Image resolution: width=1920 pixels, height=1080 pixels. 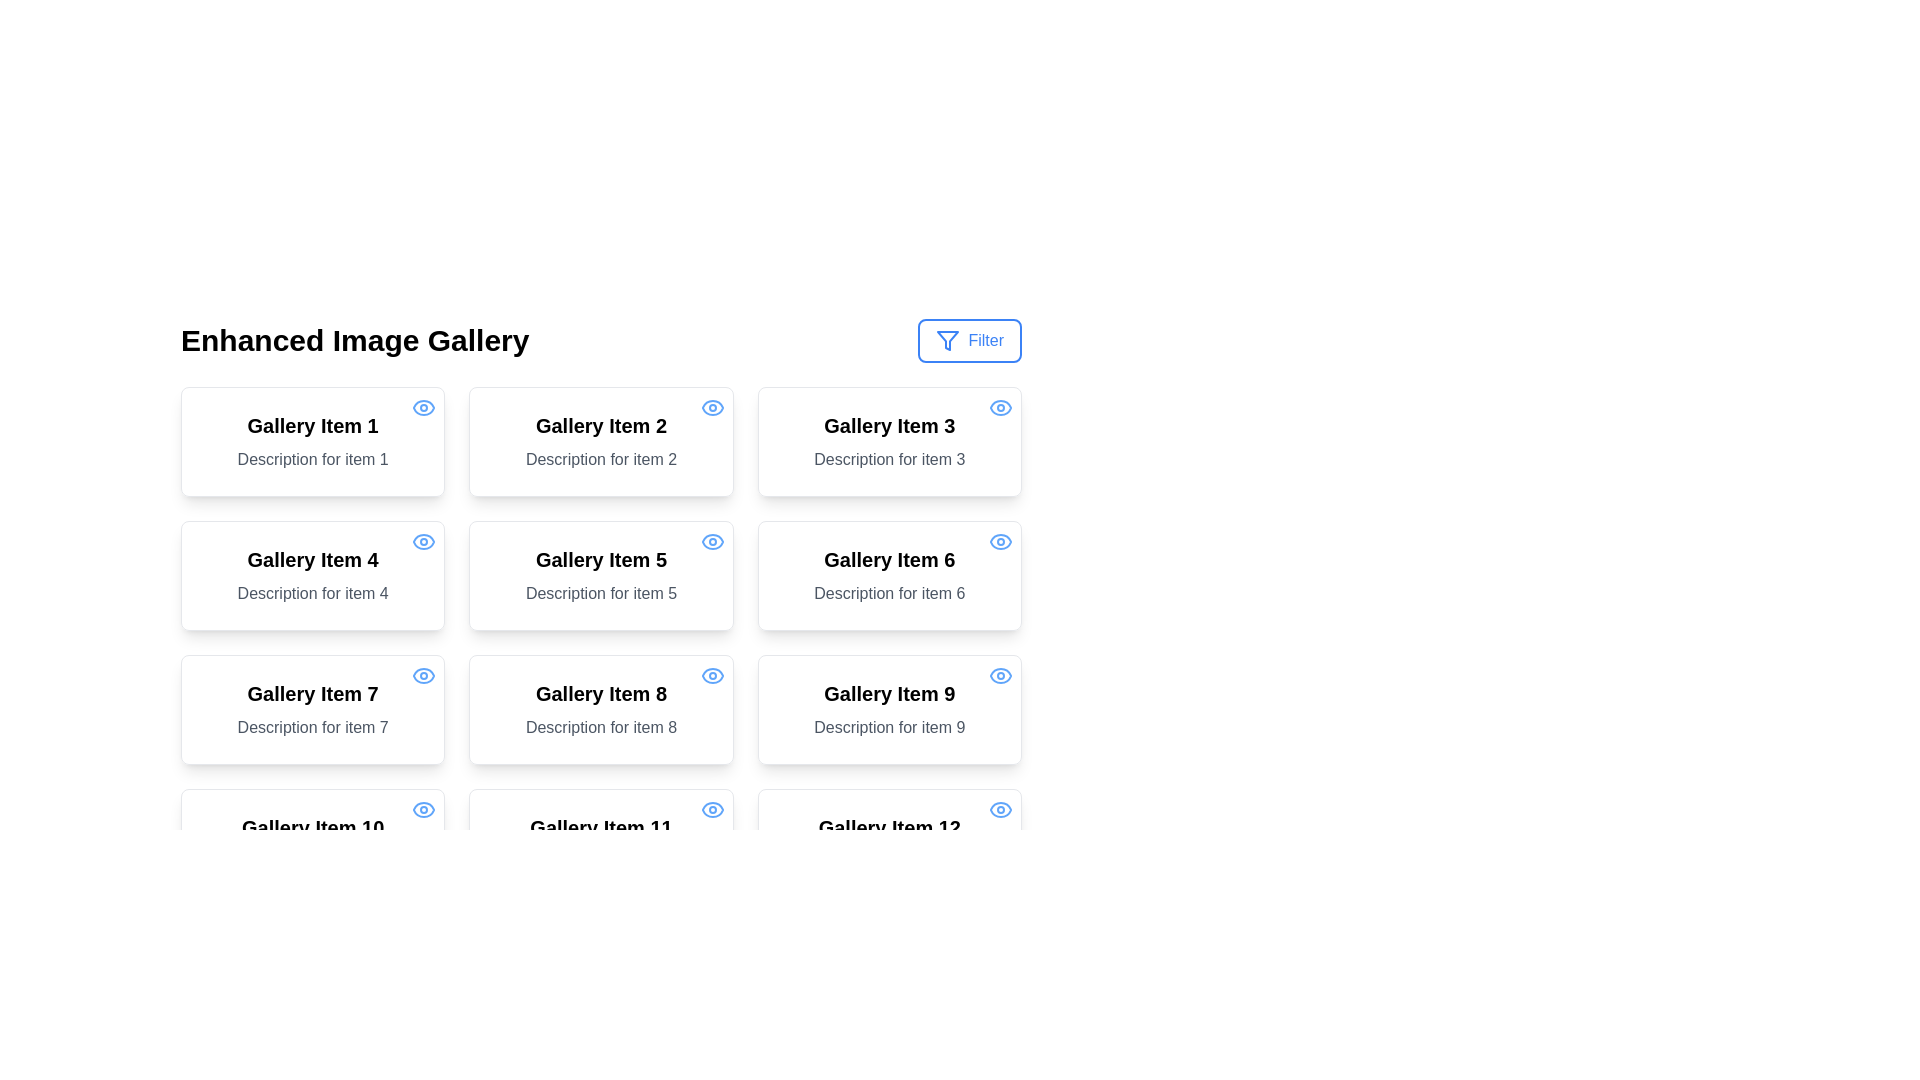 What do you see at coordinates (712, 675) in the screenshot?
I see `the eye icon with a blue outline located in the top-right corner of the card labeled 'Gallery Item 8' in the third row of the gallery grid` at bounding box center [712, 675].